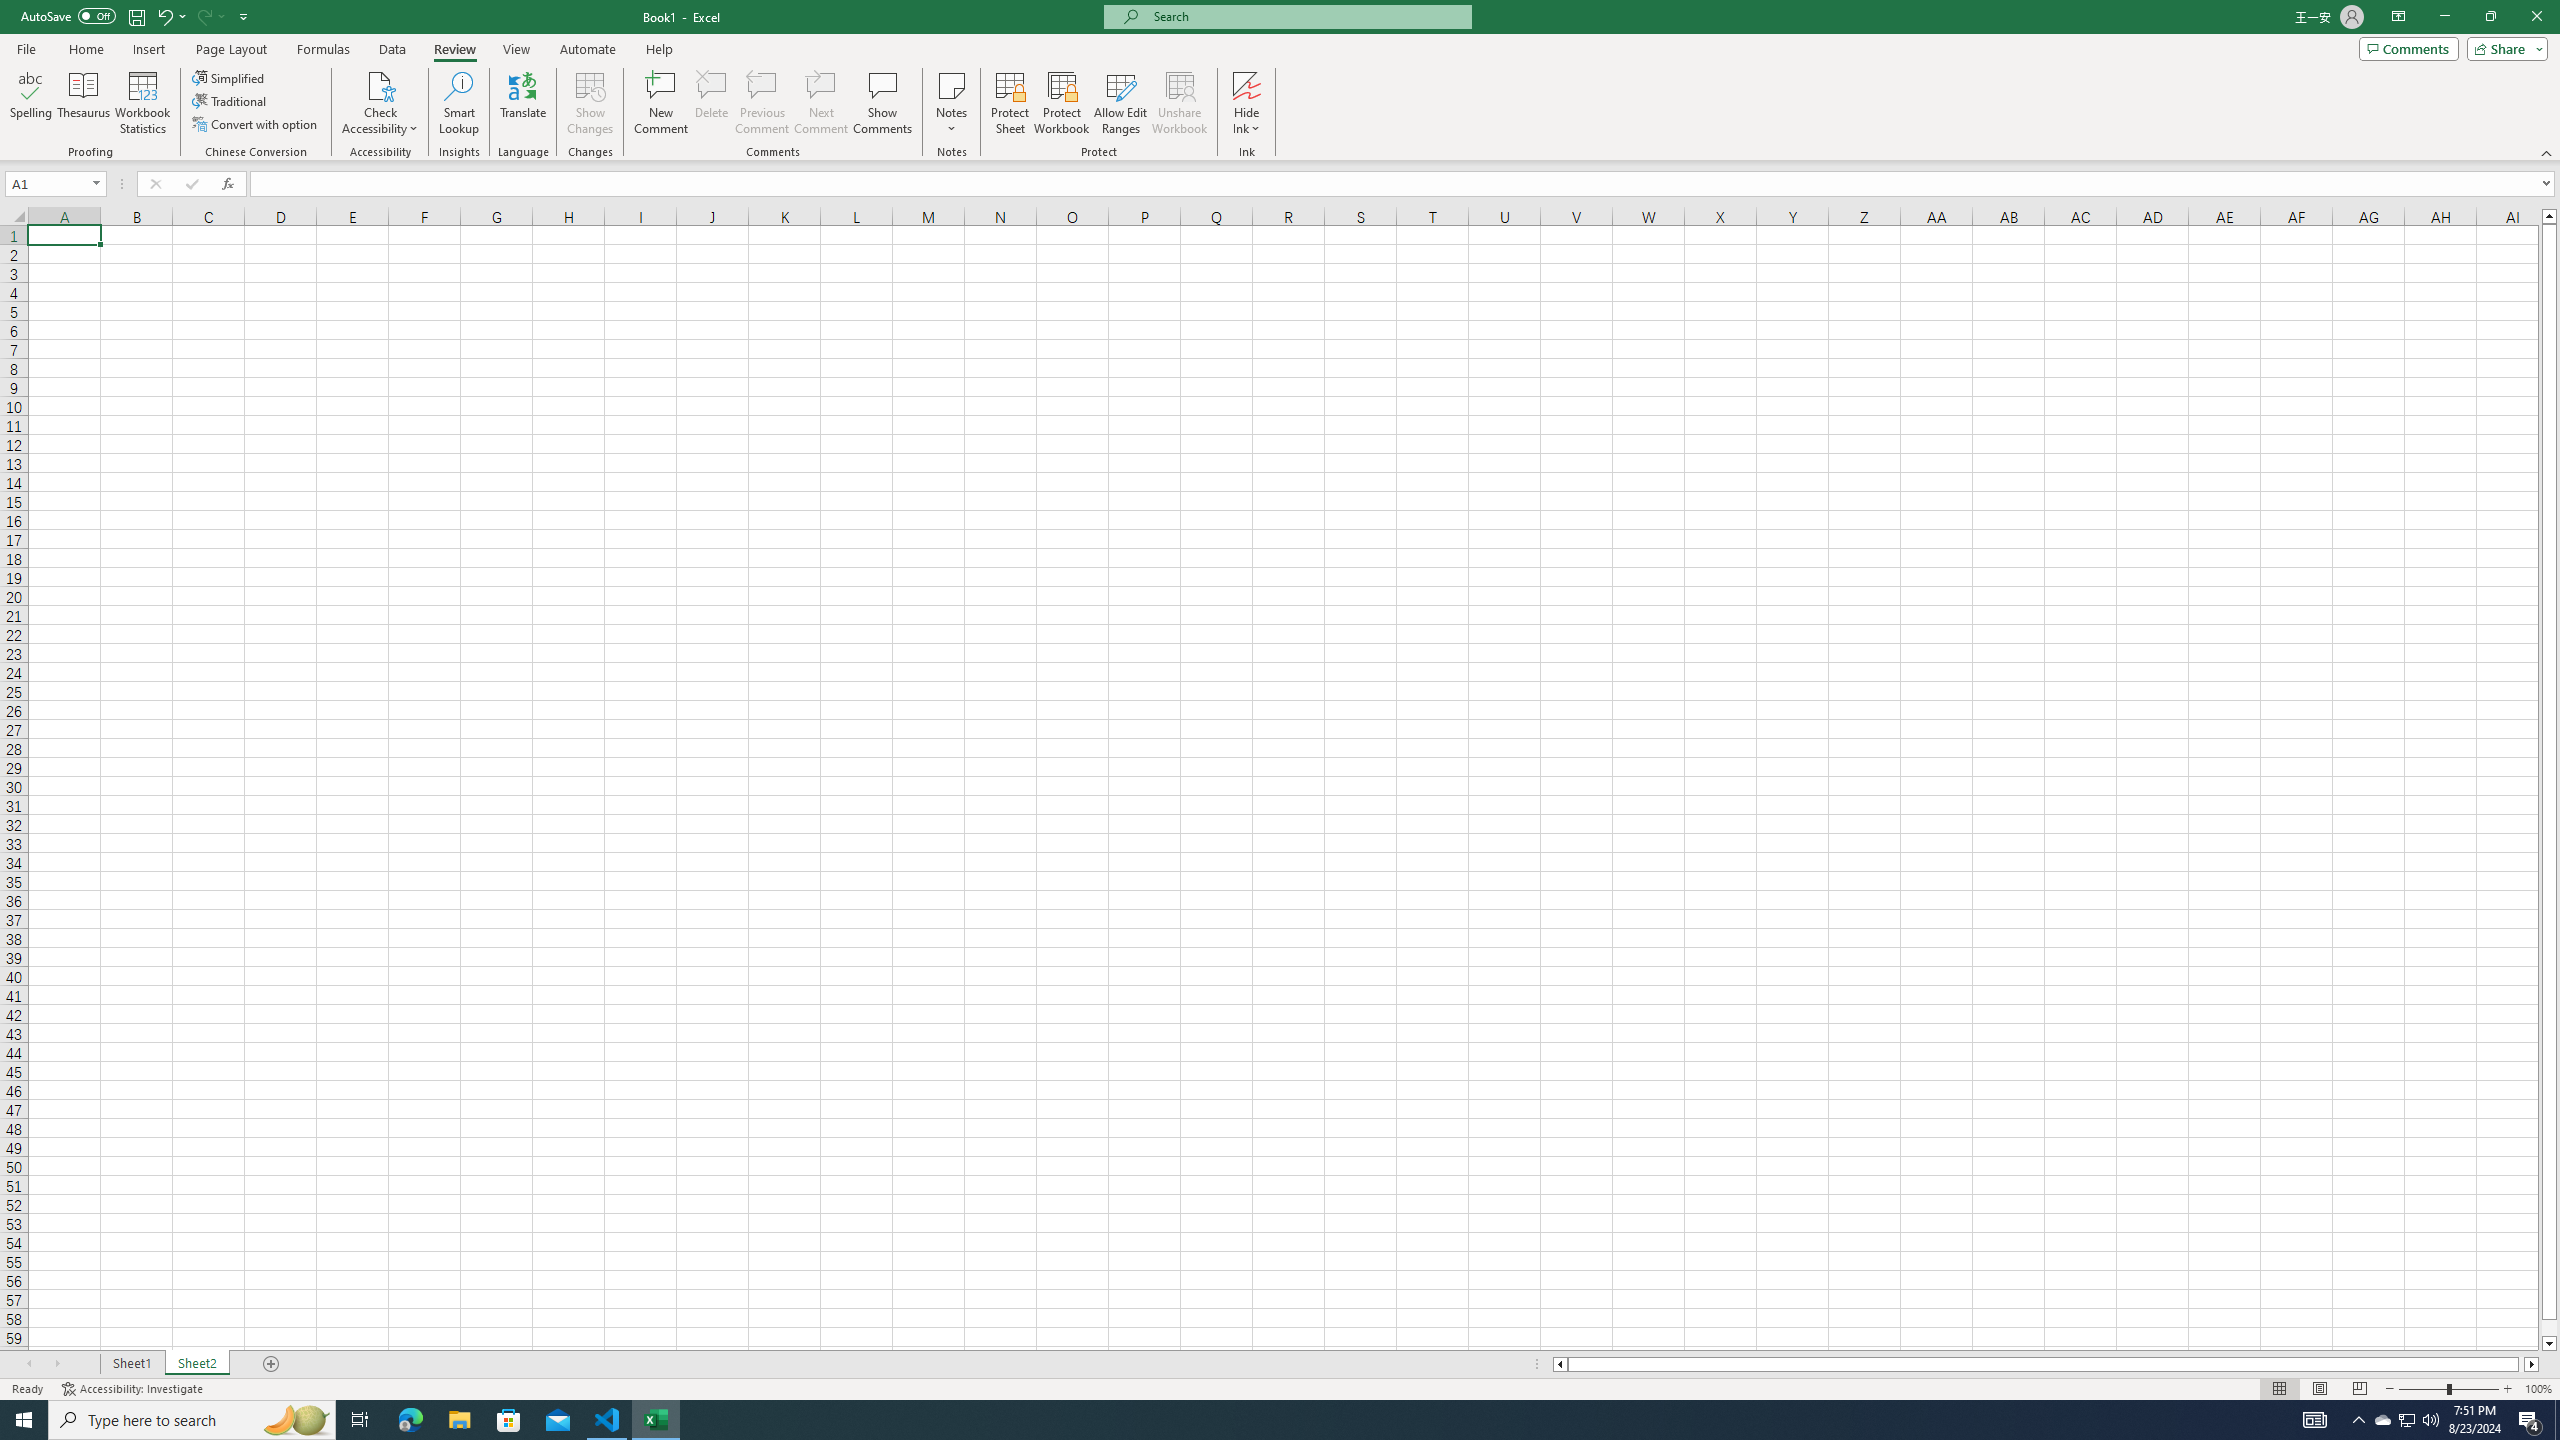 This screenshot has height=1440, width=2560. Describe the element at coordinates (82, 103) in the screenshot. I see `'Thesaurus...'` at that location.